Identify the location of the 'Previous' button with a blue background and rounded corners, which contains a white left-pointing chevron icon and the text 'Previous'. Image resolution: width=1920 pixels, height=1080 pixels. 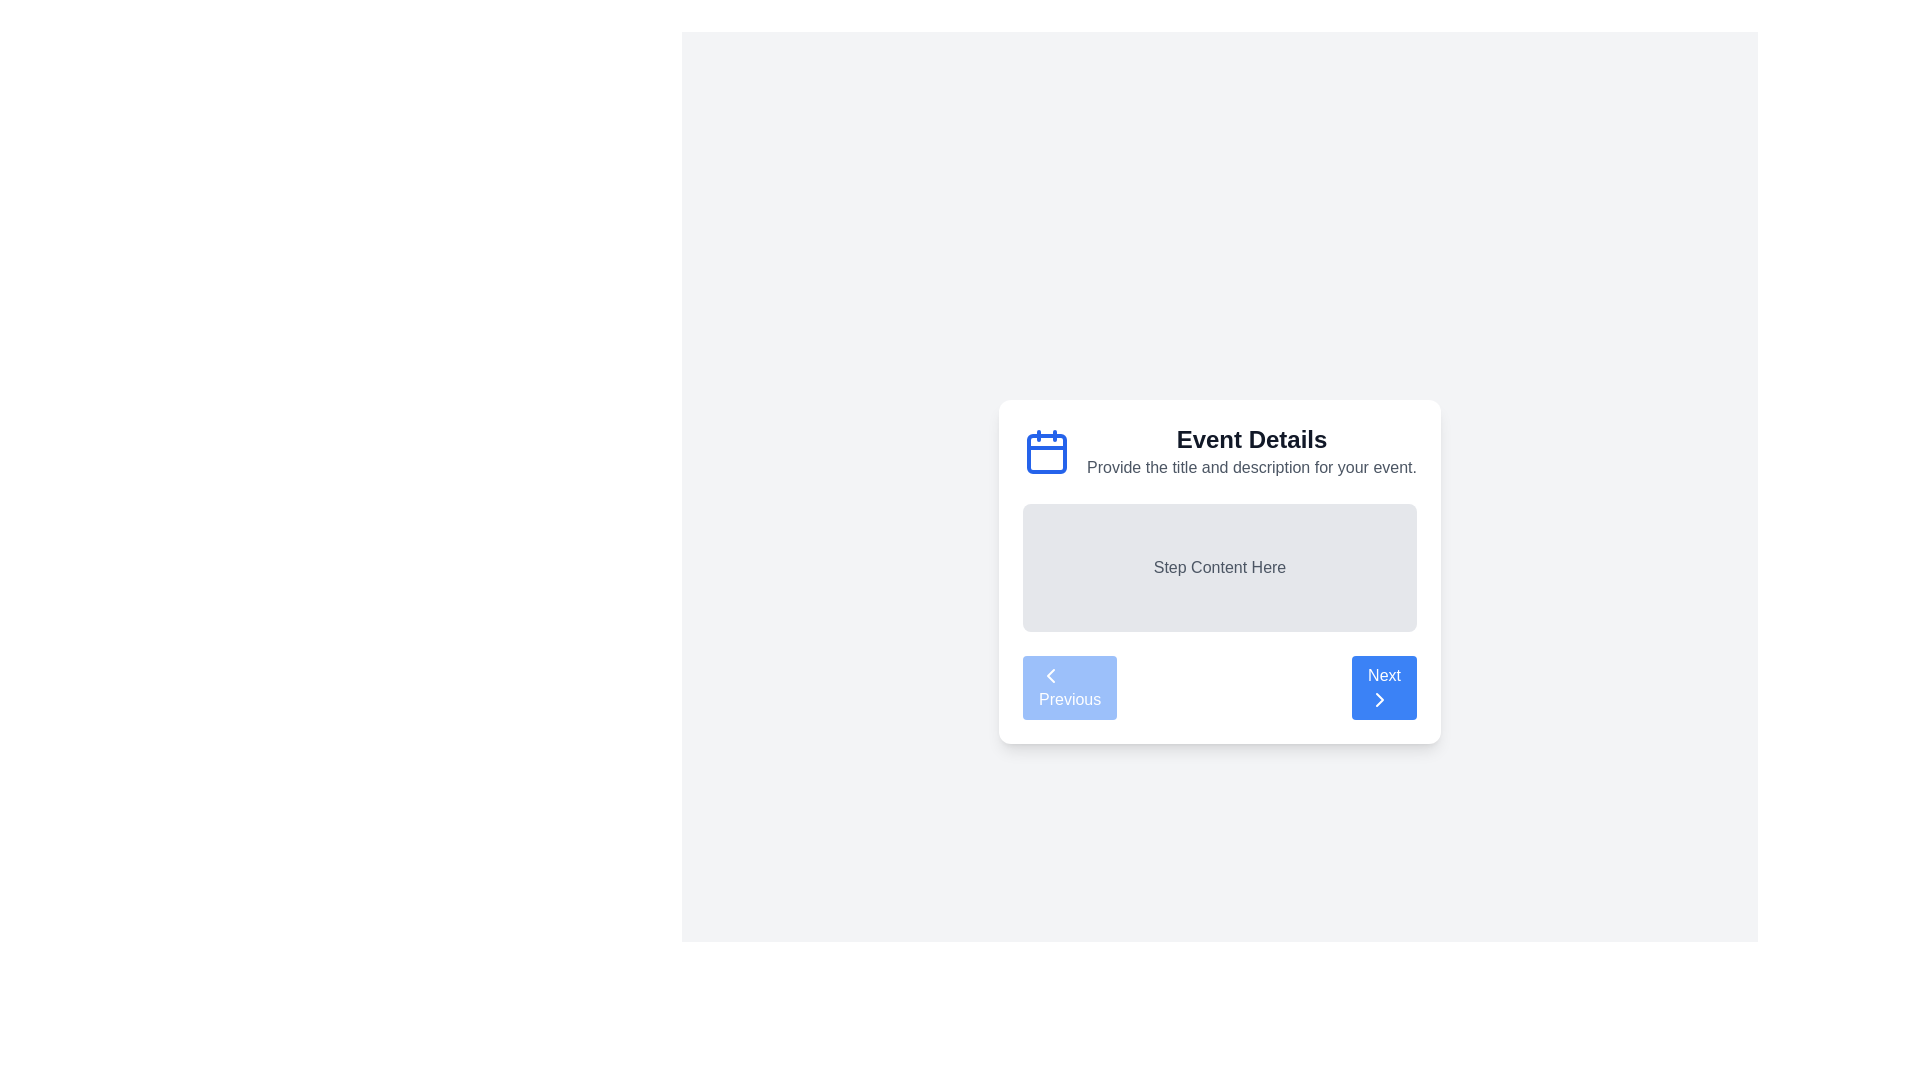
(1069, 686).